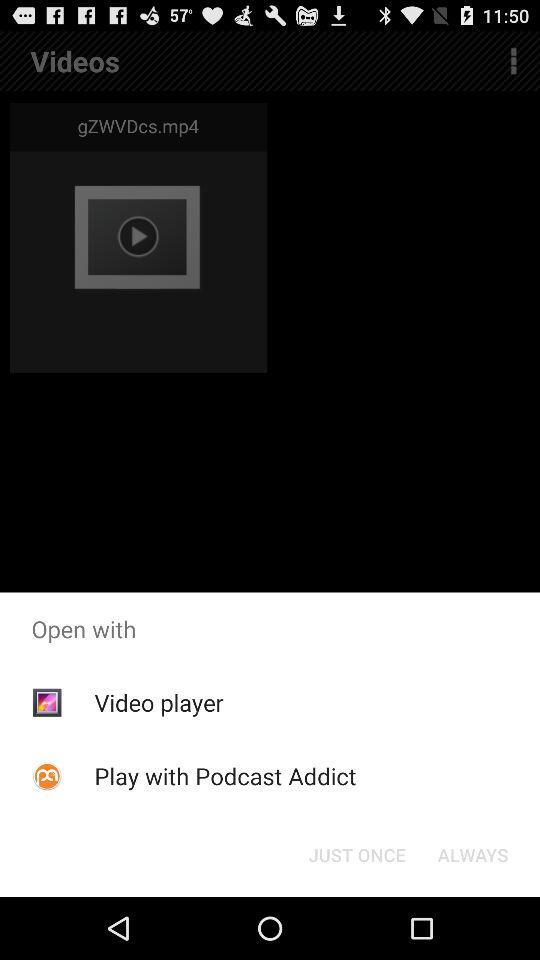 The width and height of the screenshot is (540, 960). Describe the element at coordinates (356, 853) in the screenshot. I see `just once button` at that location.